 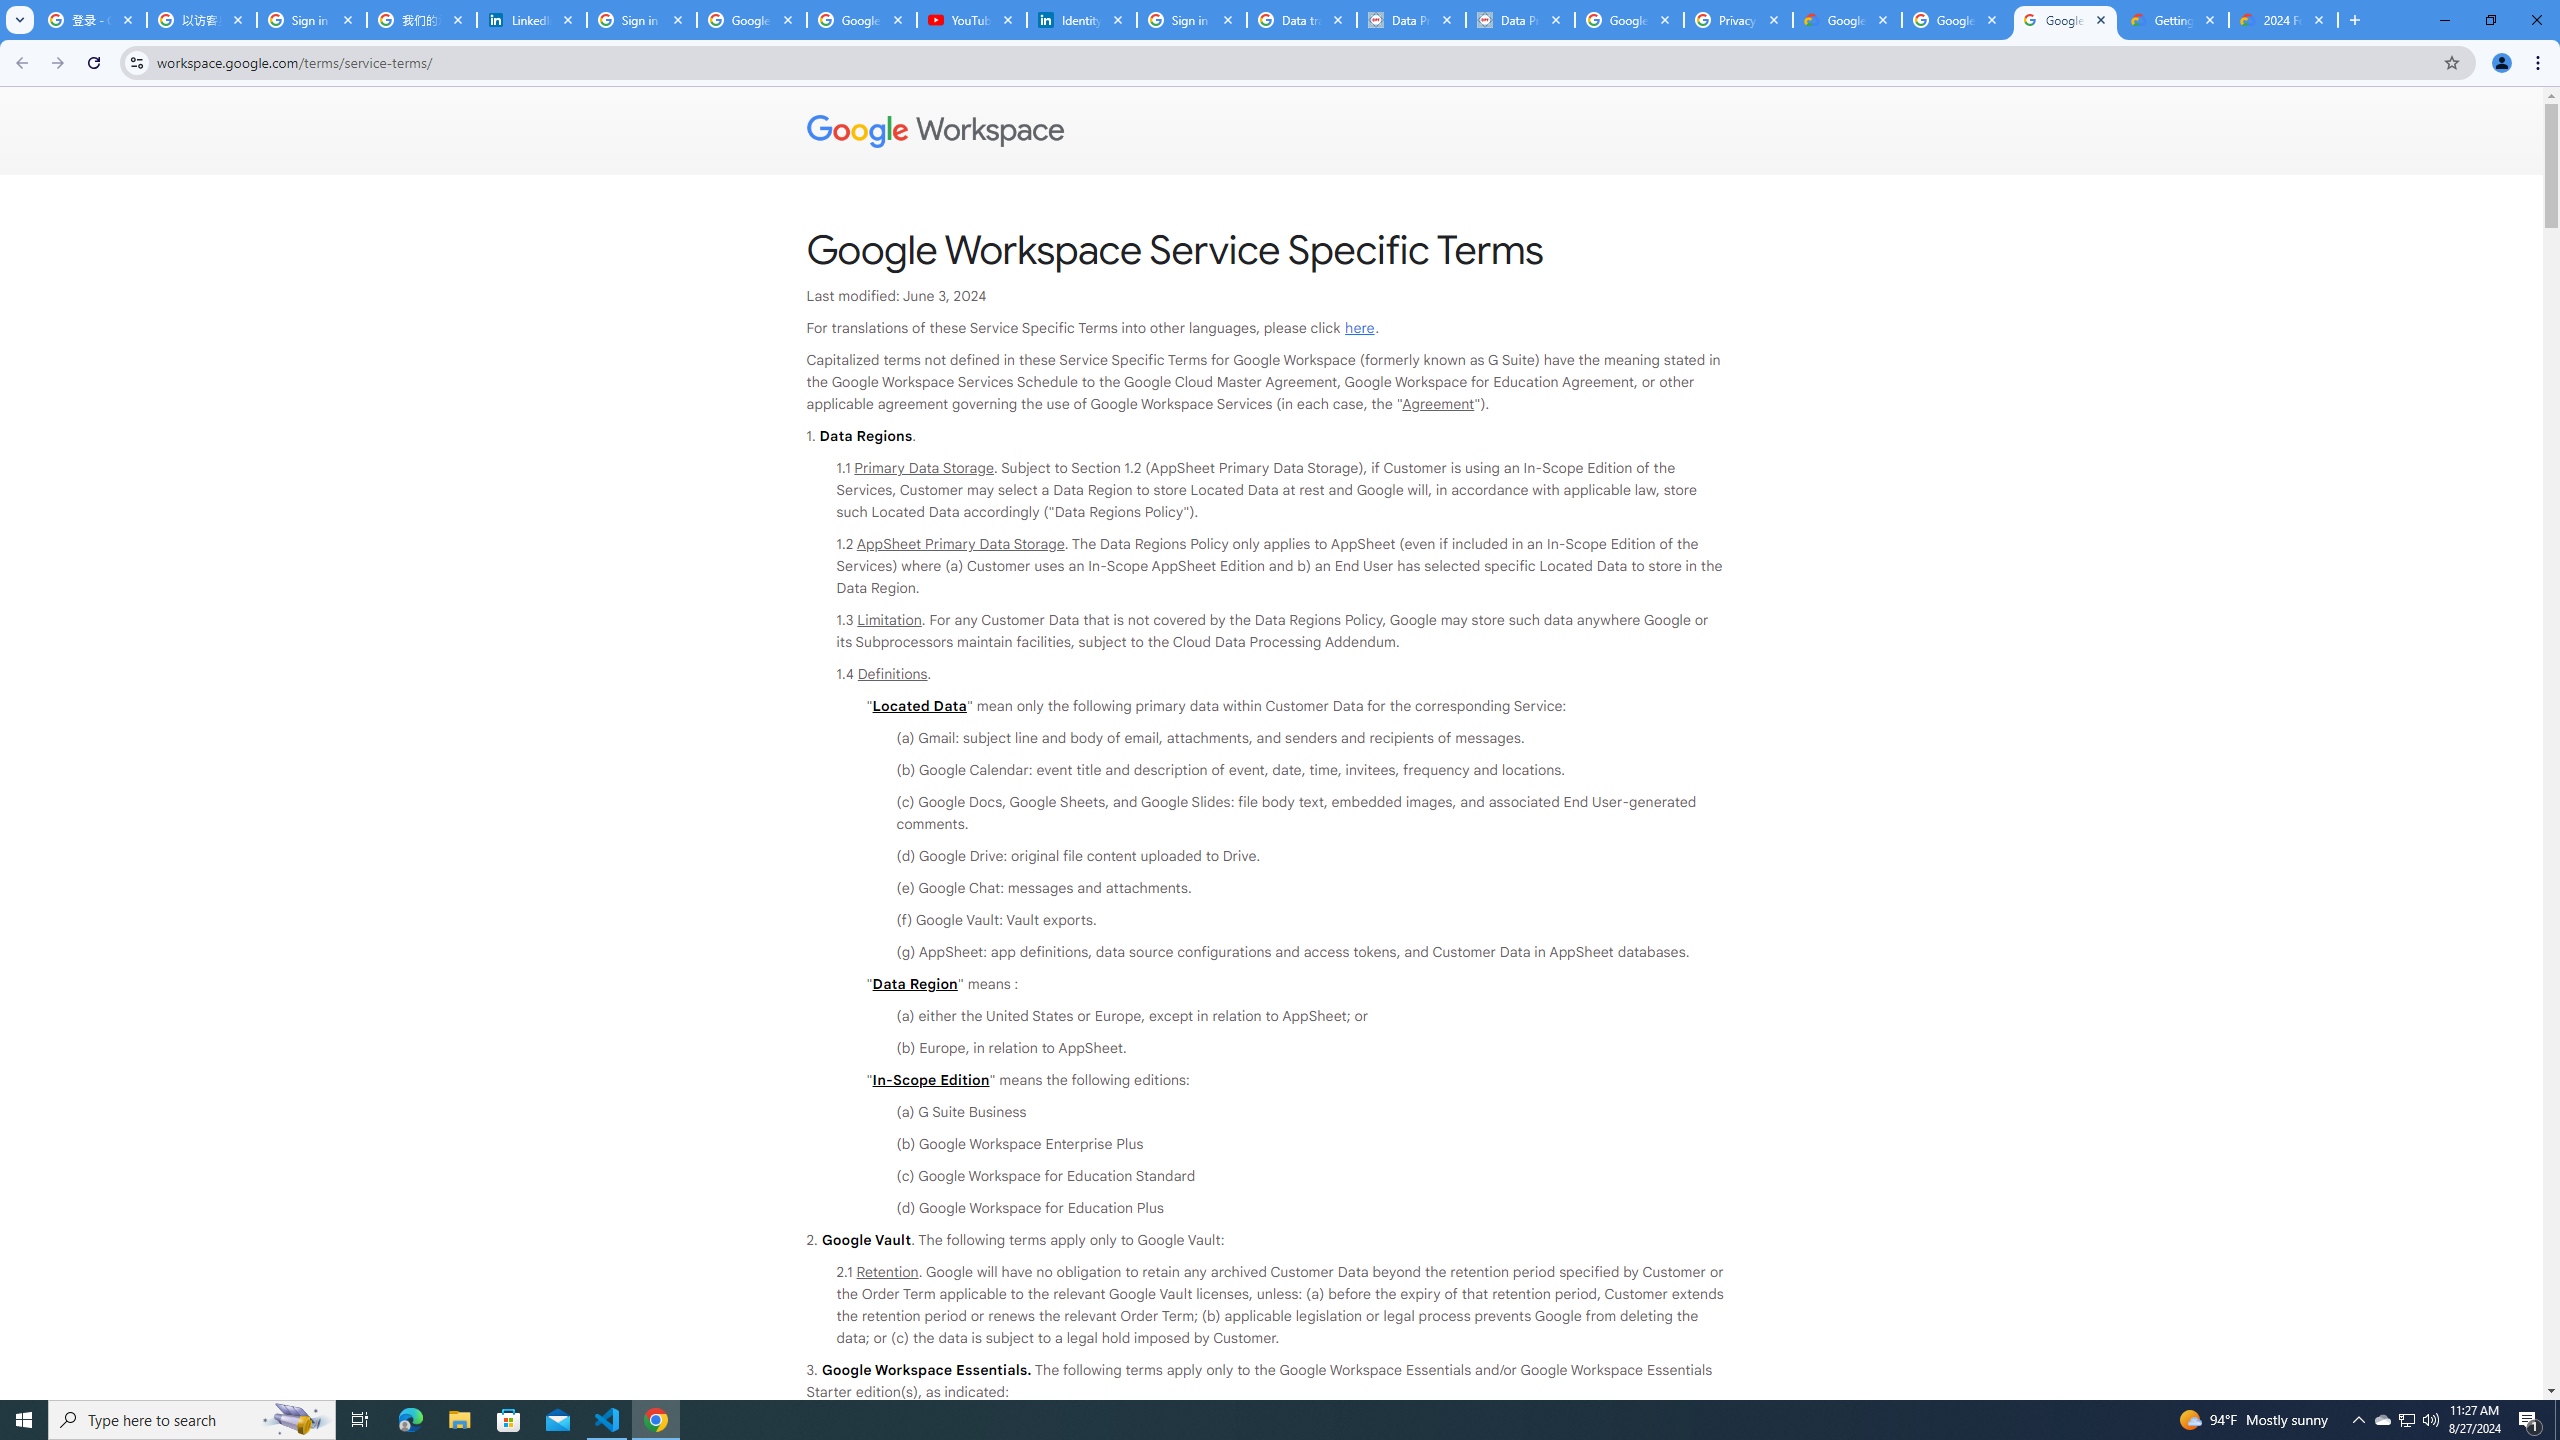 What do you see at coordinates (1271, 130) in the screenshot?
I see `'Google Workspace'` at bounding box center [1271, 130].